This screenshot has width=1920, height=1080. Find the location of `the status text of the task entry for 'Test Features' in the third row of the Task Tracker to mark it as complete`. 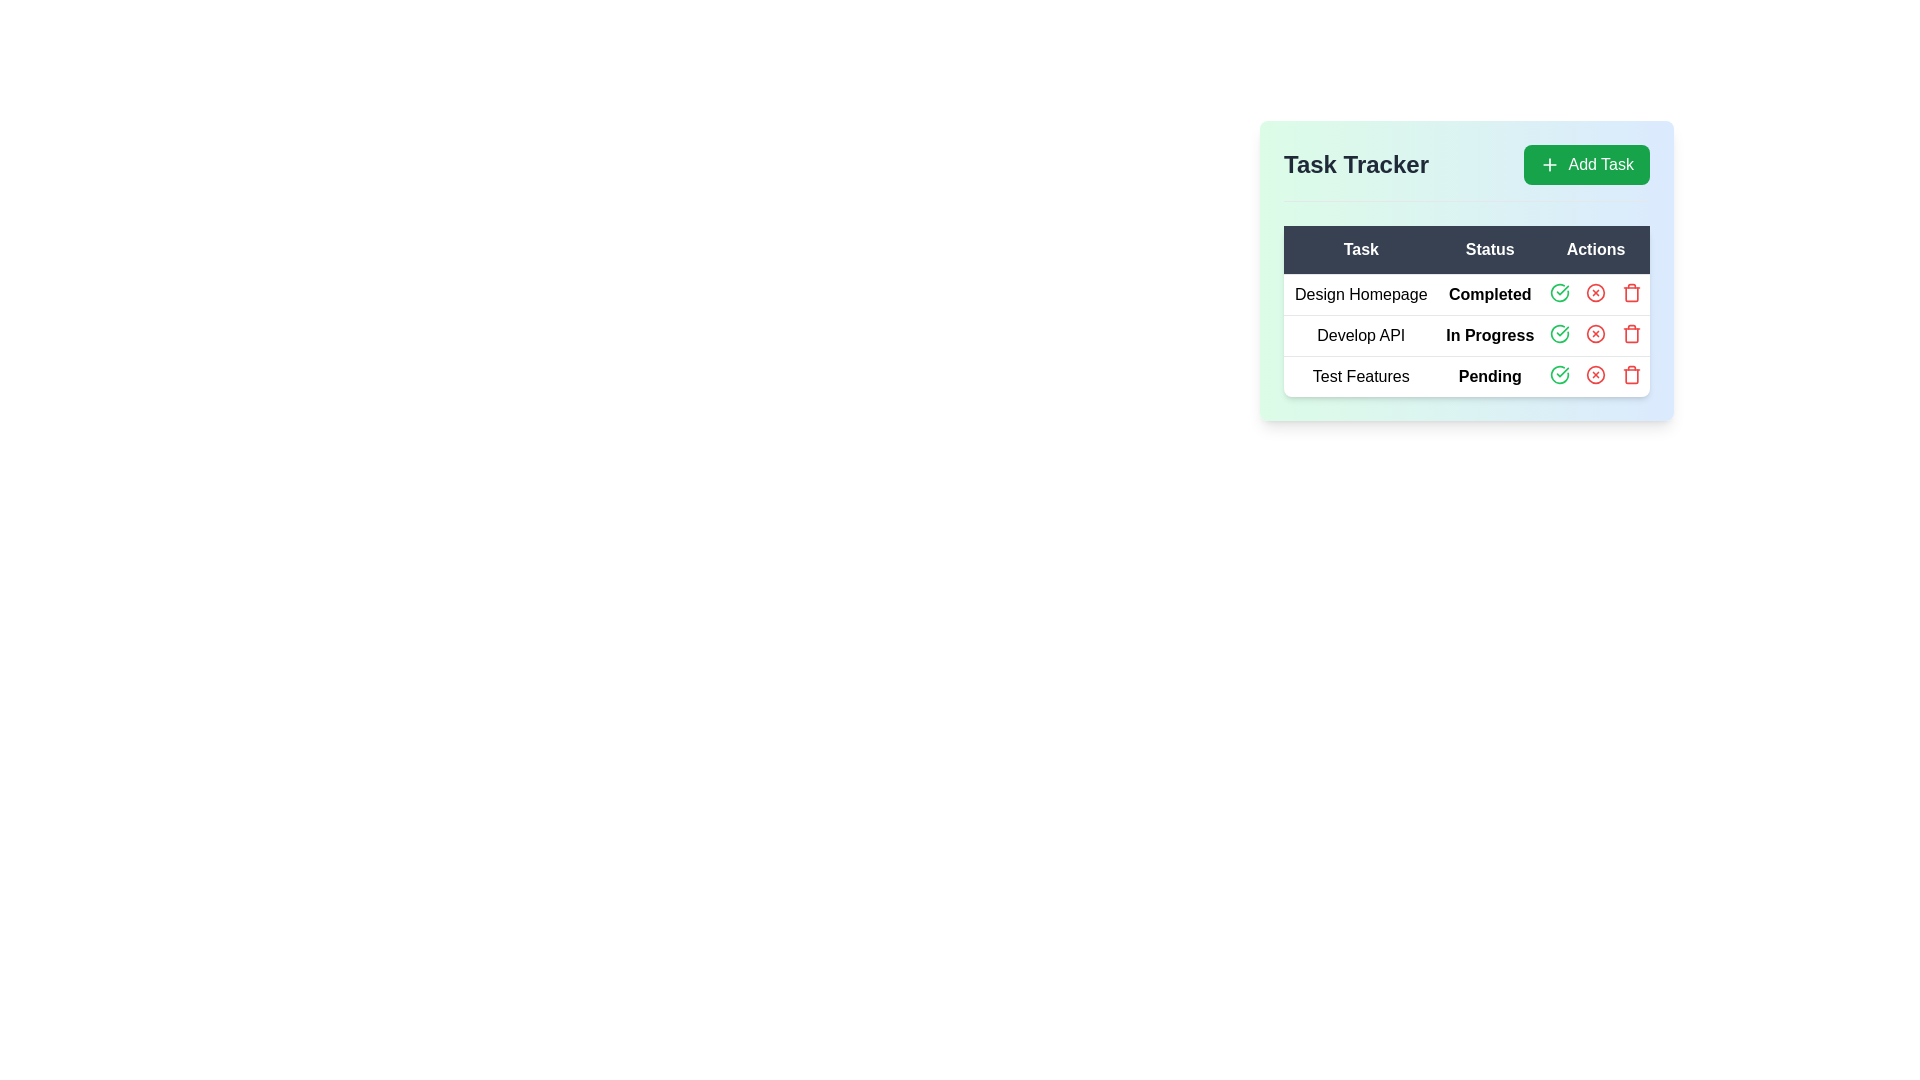

the status text of the task entry for 'Test Features' in the third row of the Task Tracker to mark it as complete is located at coordinates (1467, 375).